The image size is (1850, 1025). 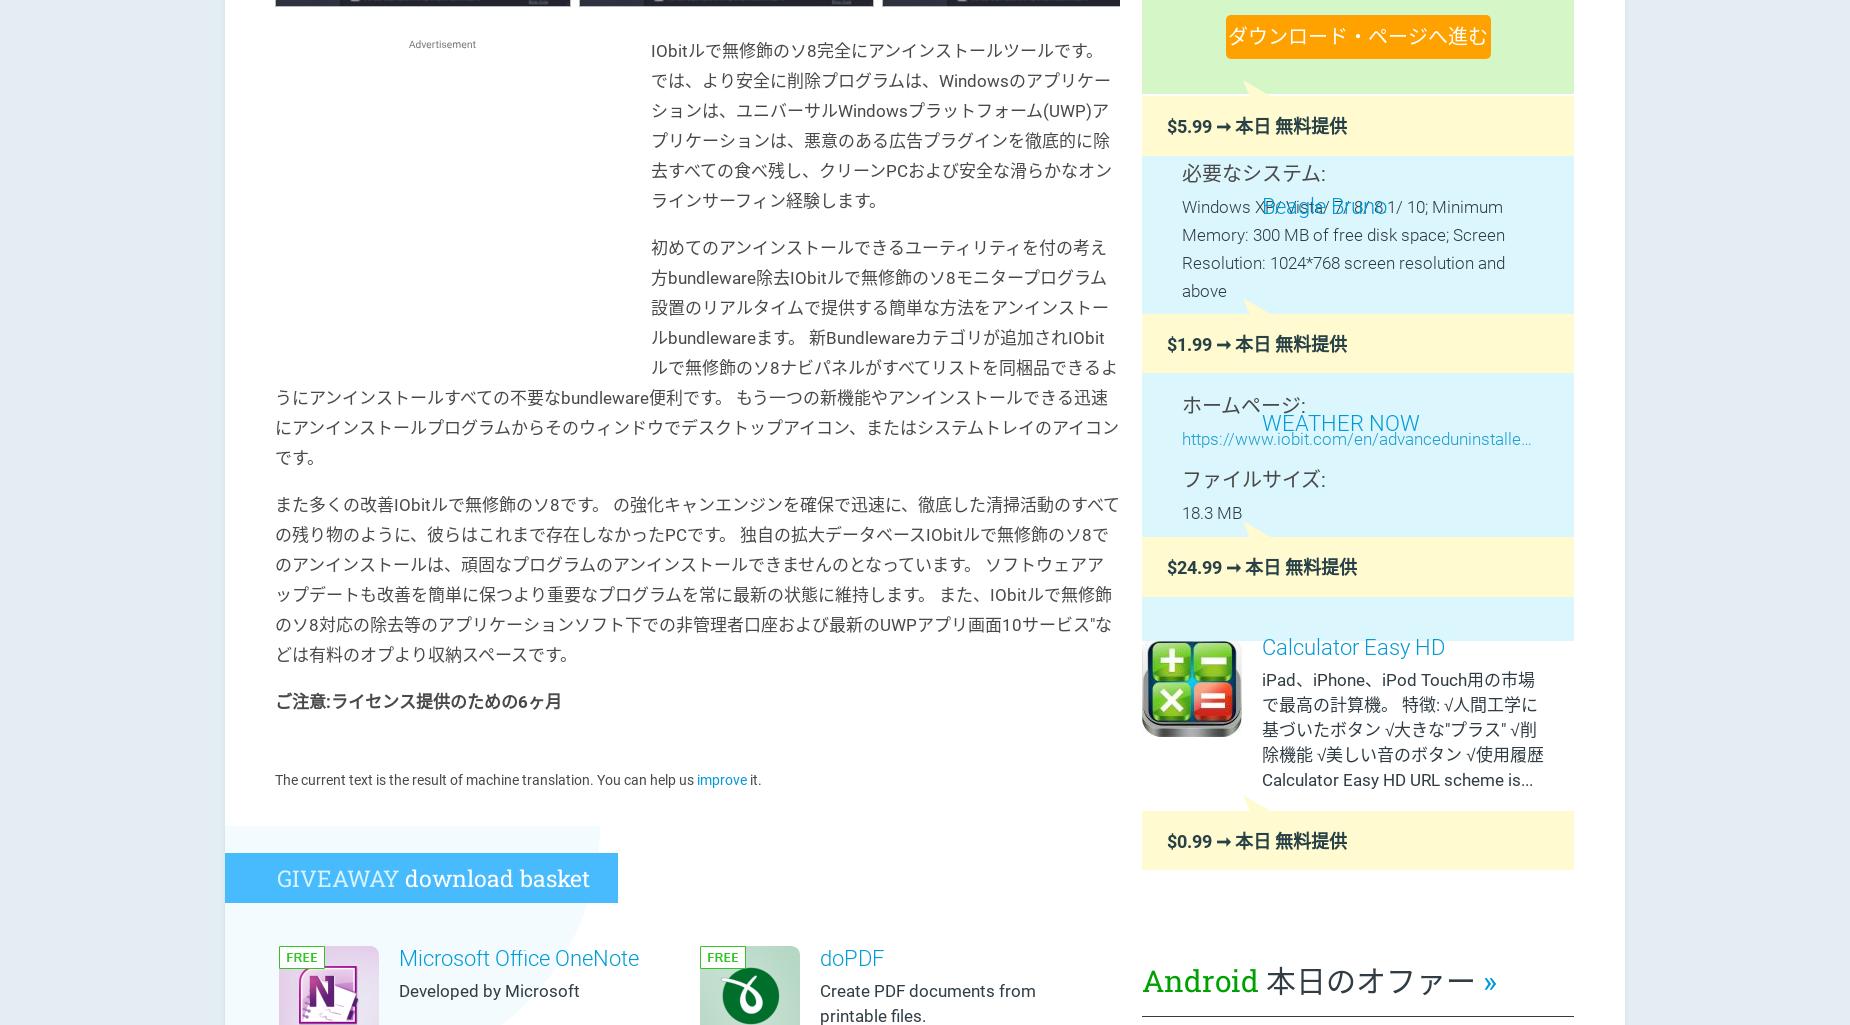 I want to click on 'iObit', so click(x=1197, y=364).